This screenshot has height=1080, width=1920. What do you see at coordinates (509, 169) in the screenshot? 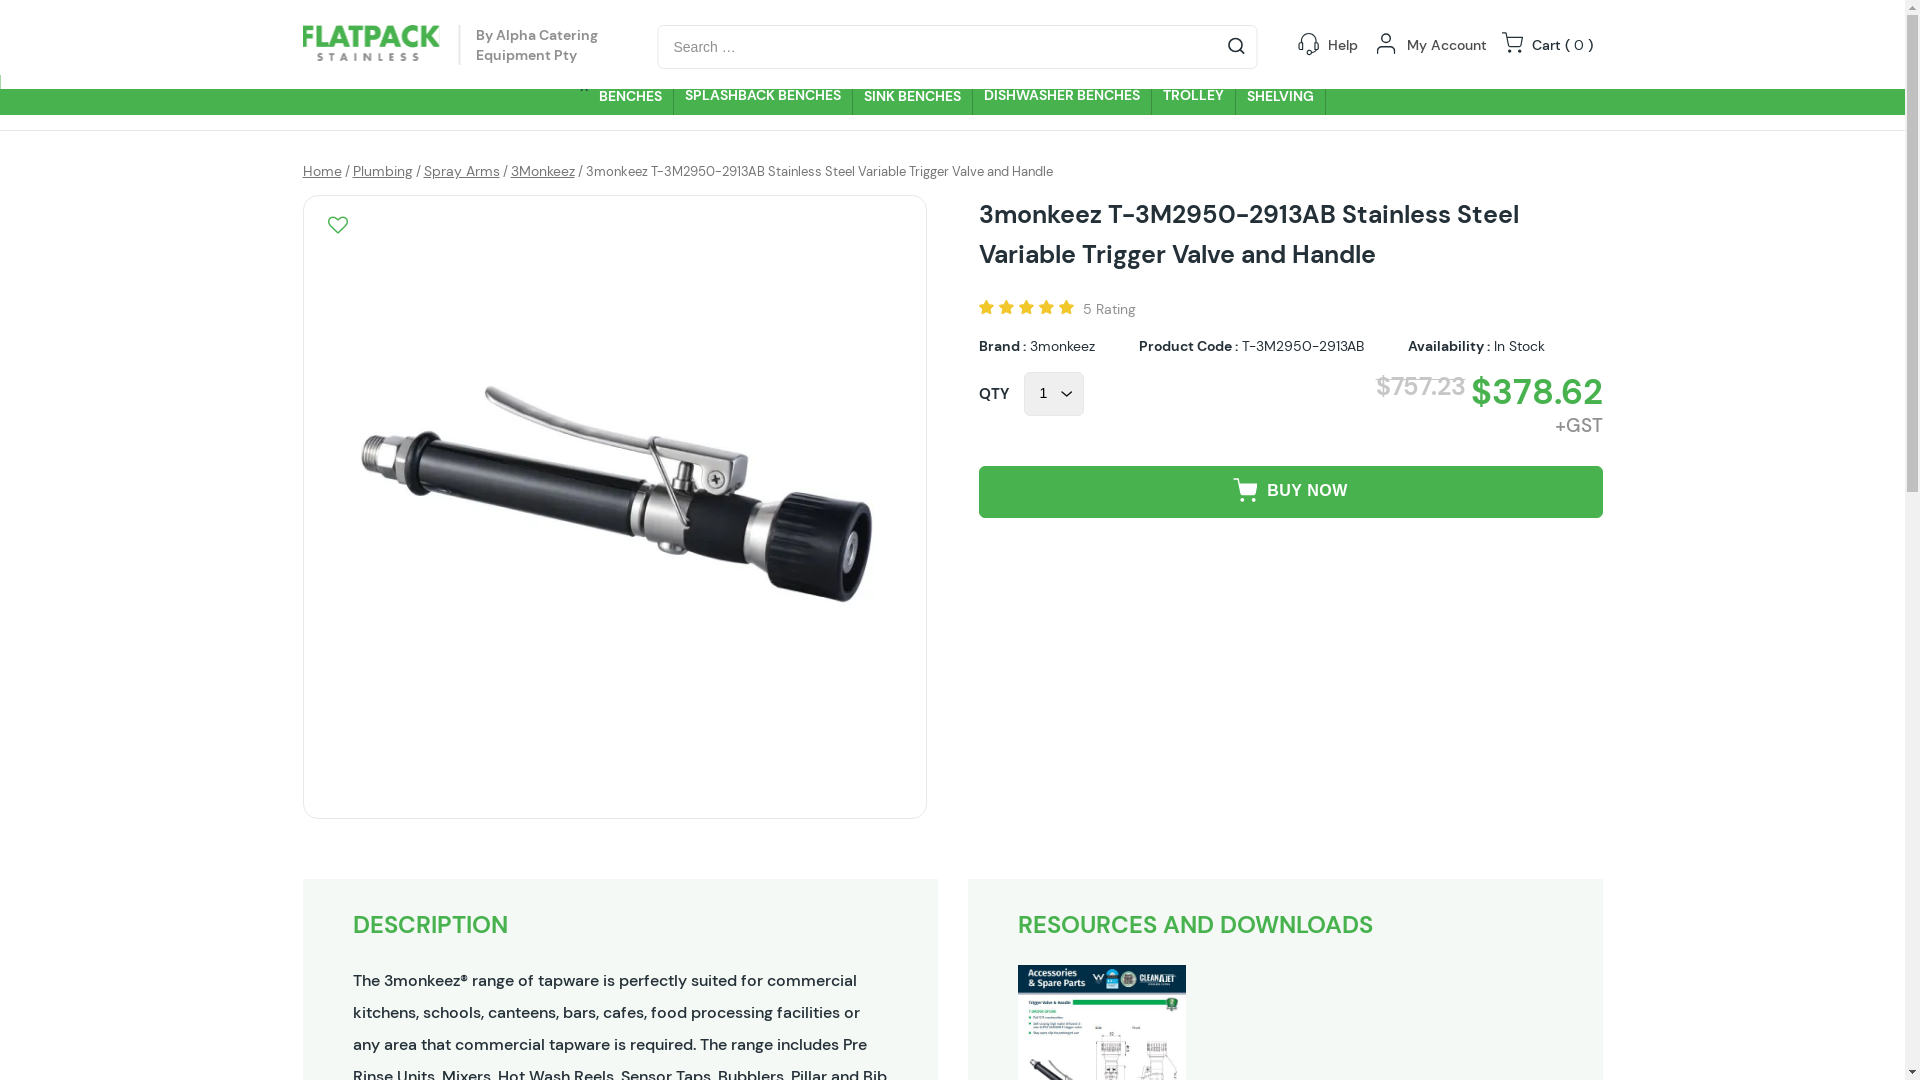
I see `'3Monkeez'` at bounding box center [509, 169].